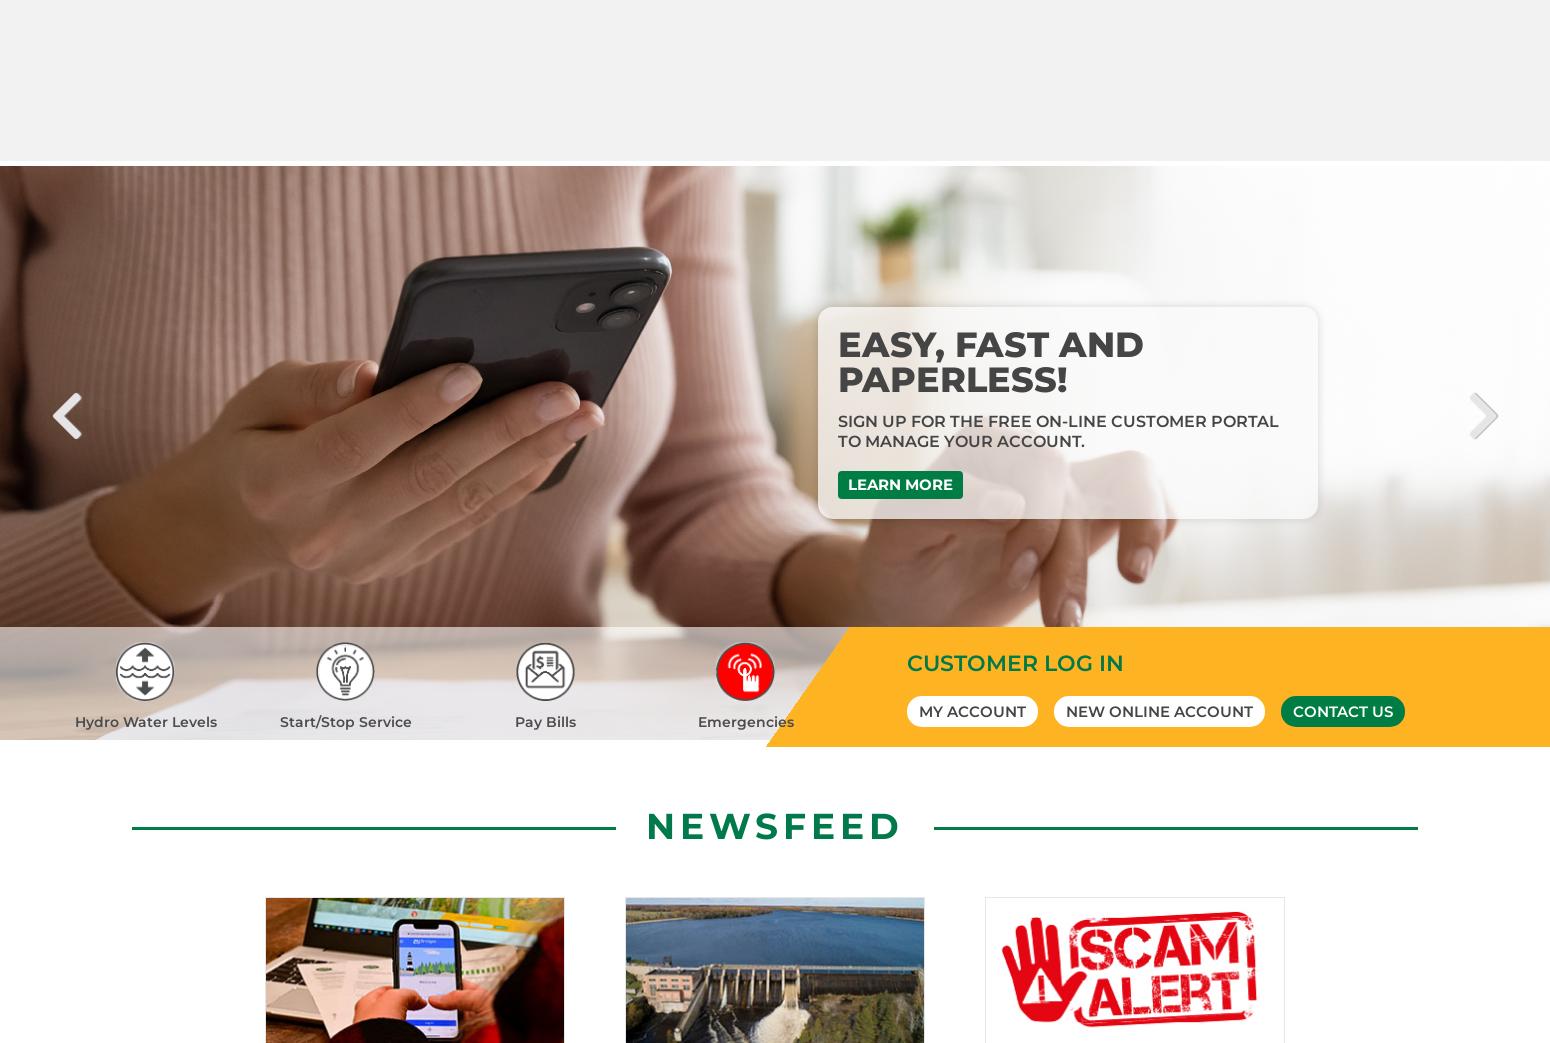 The image size is (1550, 1043). Describe the element at coordinates (549, 991) in the screenshot. I see `'Business Service Assistance'` at that location.